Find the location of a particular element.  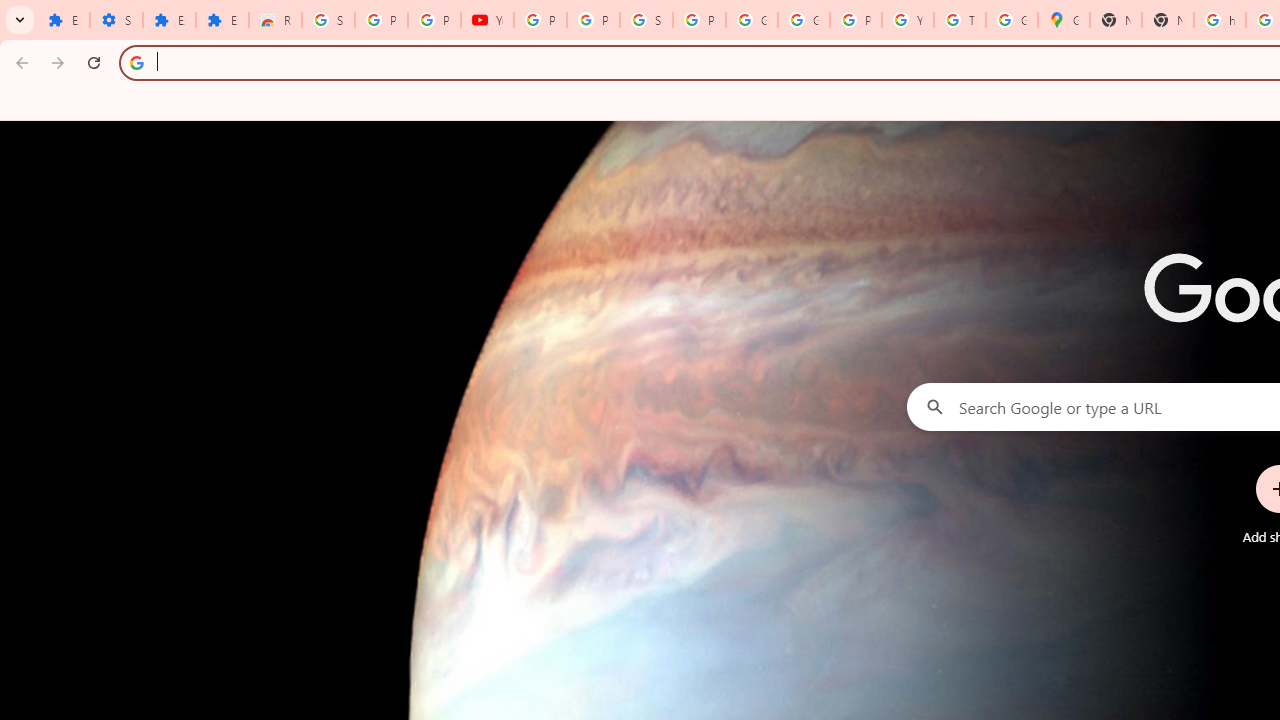

'https://scholar.google.com/' is located at coordinates (1218, 20).